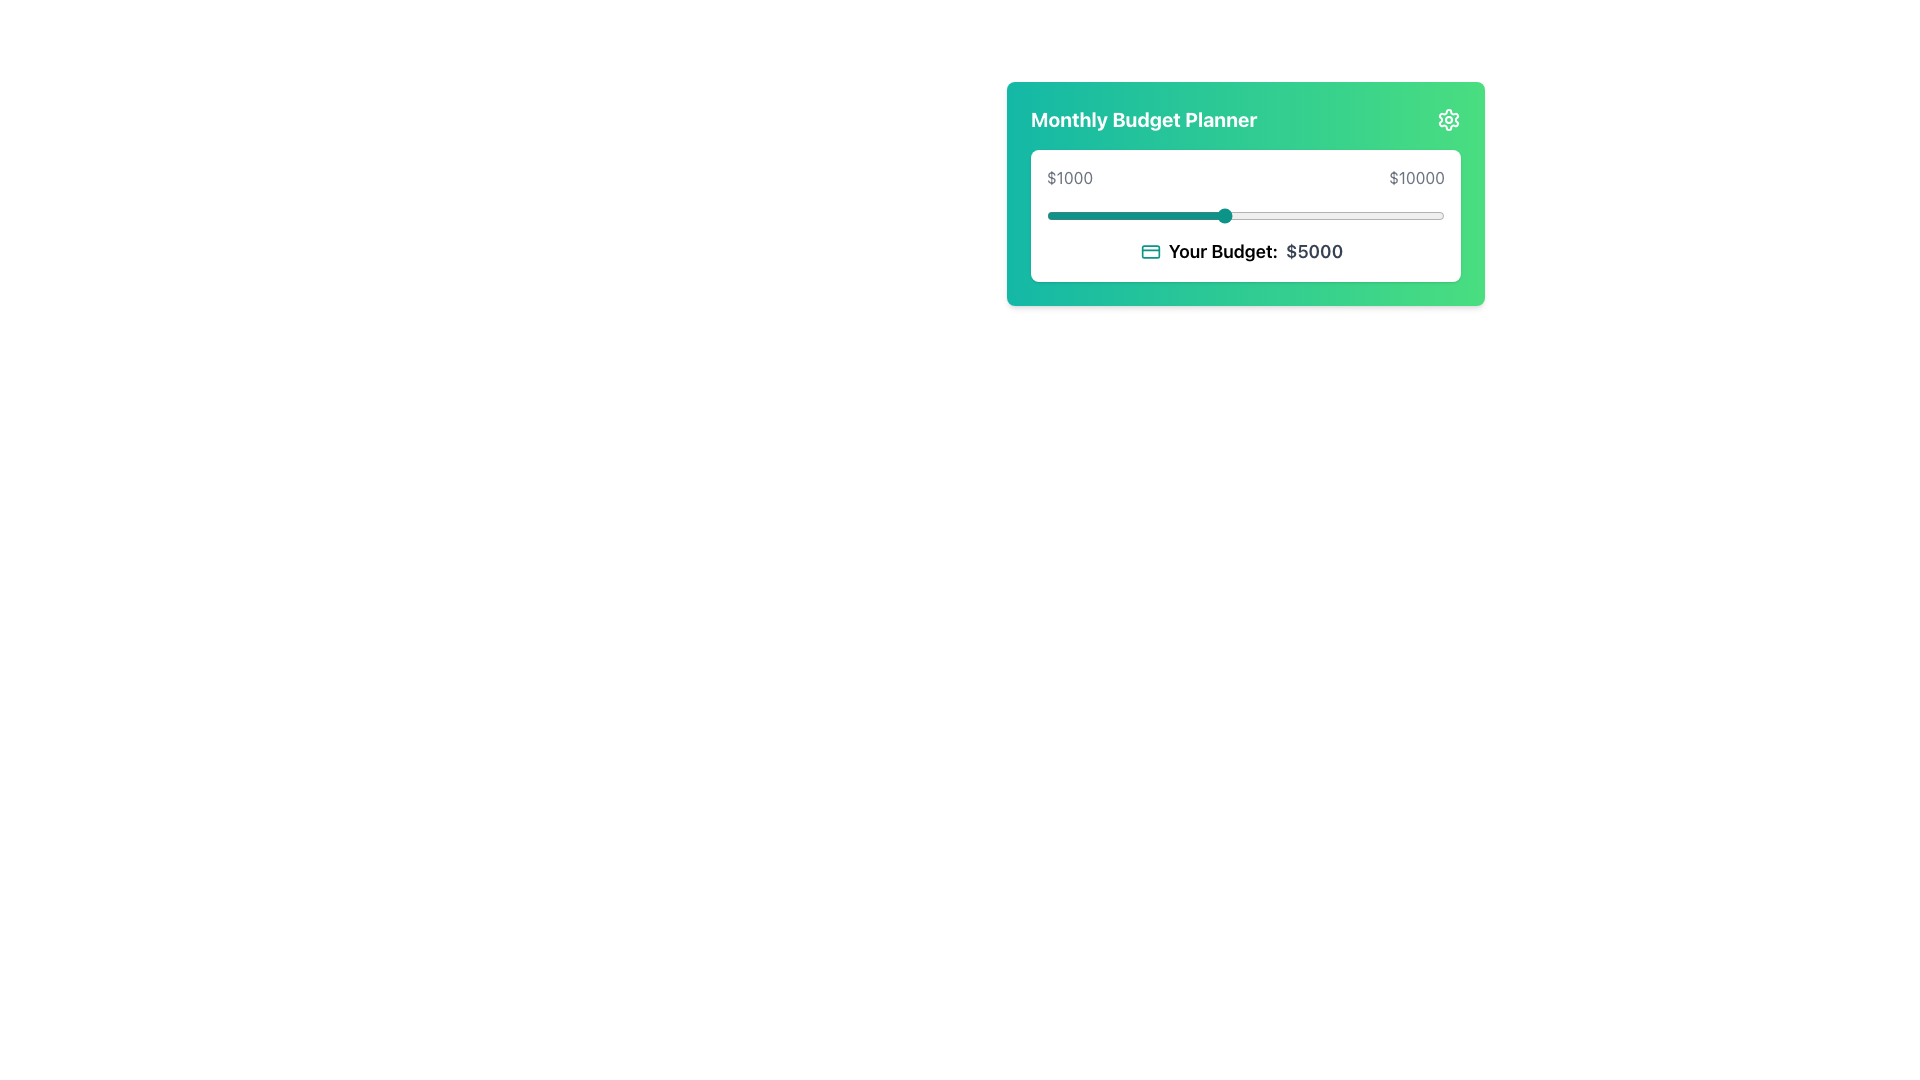 The image size is (1920, 1080). Describe the element at coordinates (1144, 119) in the screenshot. I see `title 'Monthly Budget Planner' from the text label displayed in bold, white font on a gradient green background, located at the top-left corner of the green card-like interface` at that location.